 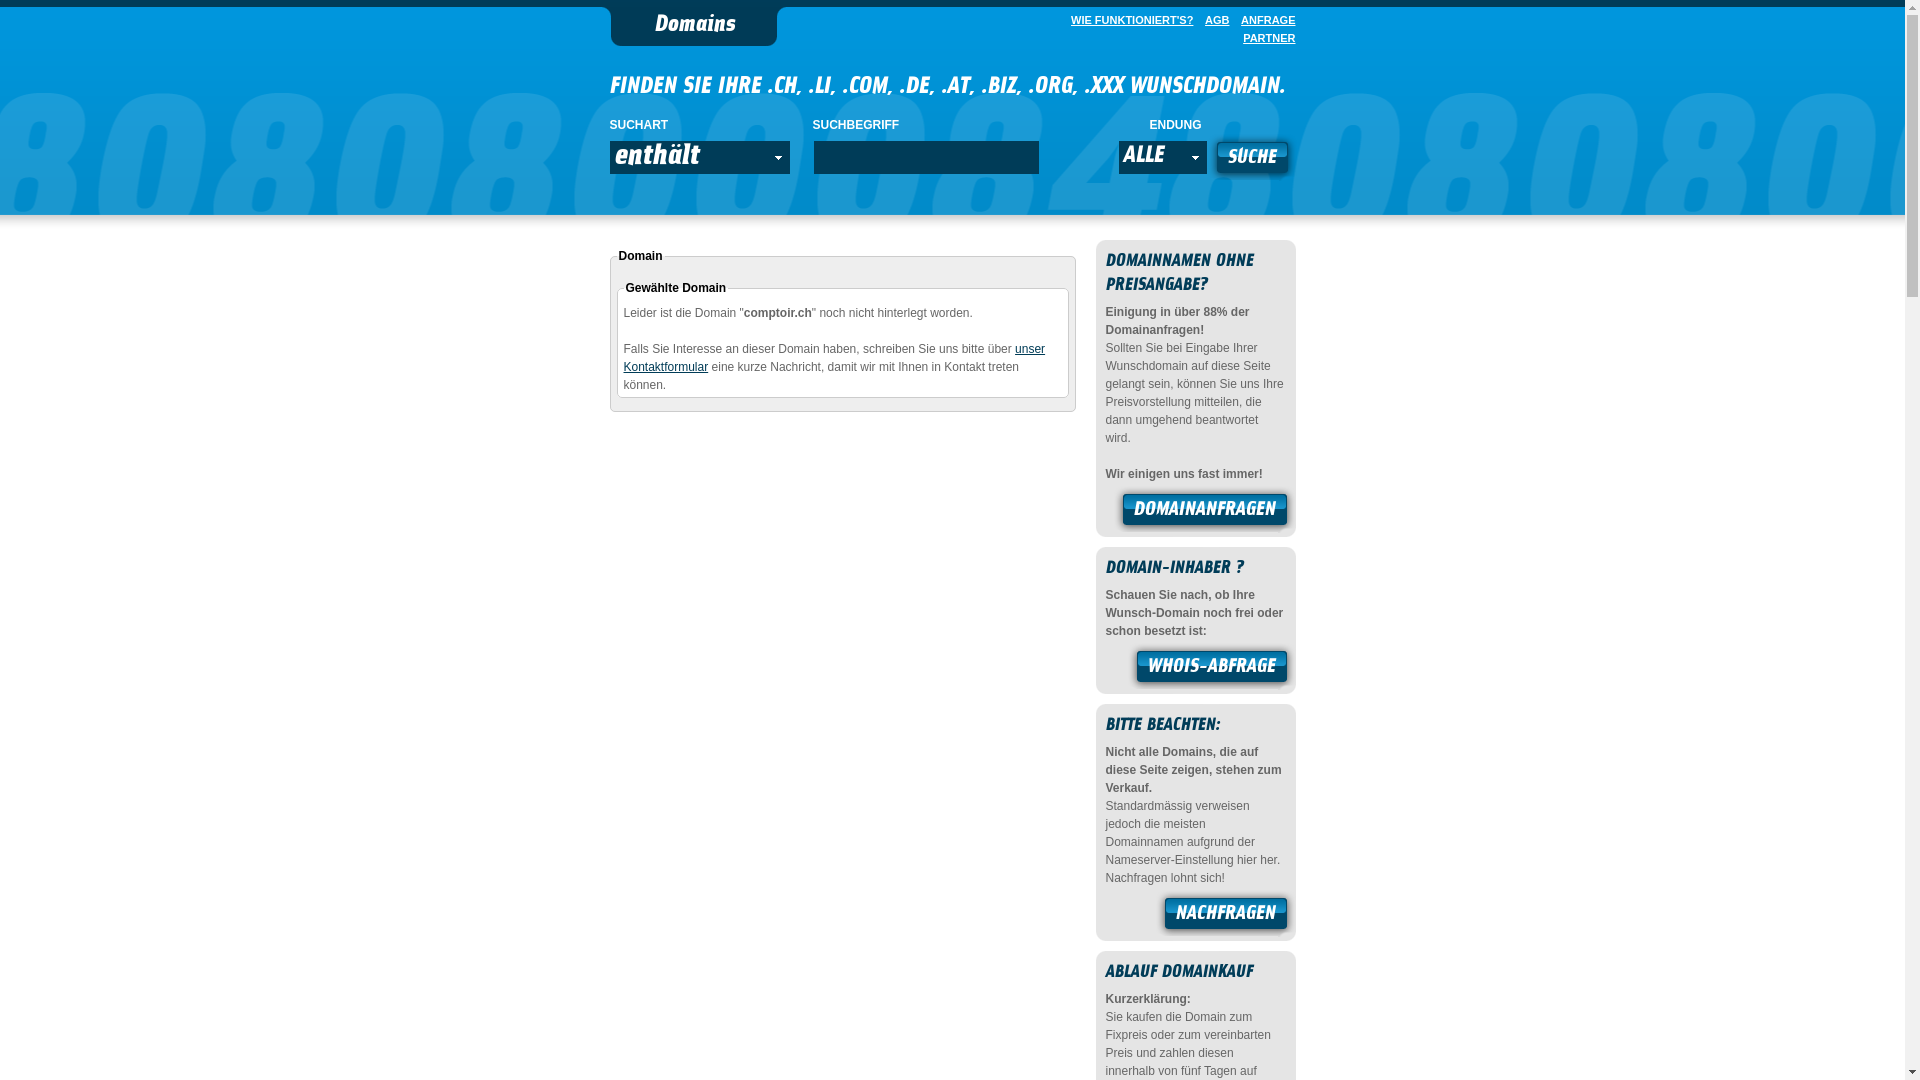 What do you see at coordinates (1207, 158) in the screenshot?
I see `'SUCHE'` at bounding box center [1207, 158].